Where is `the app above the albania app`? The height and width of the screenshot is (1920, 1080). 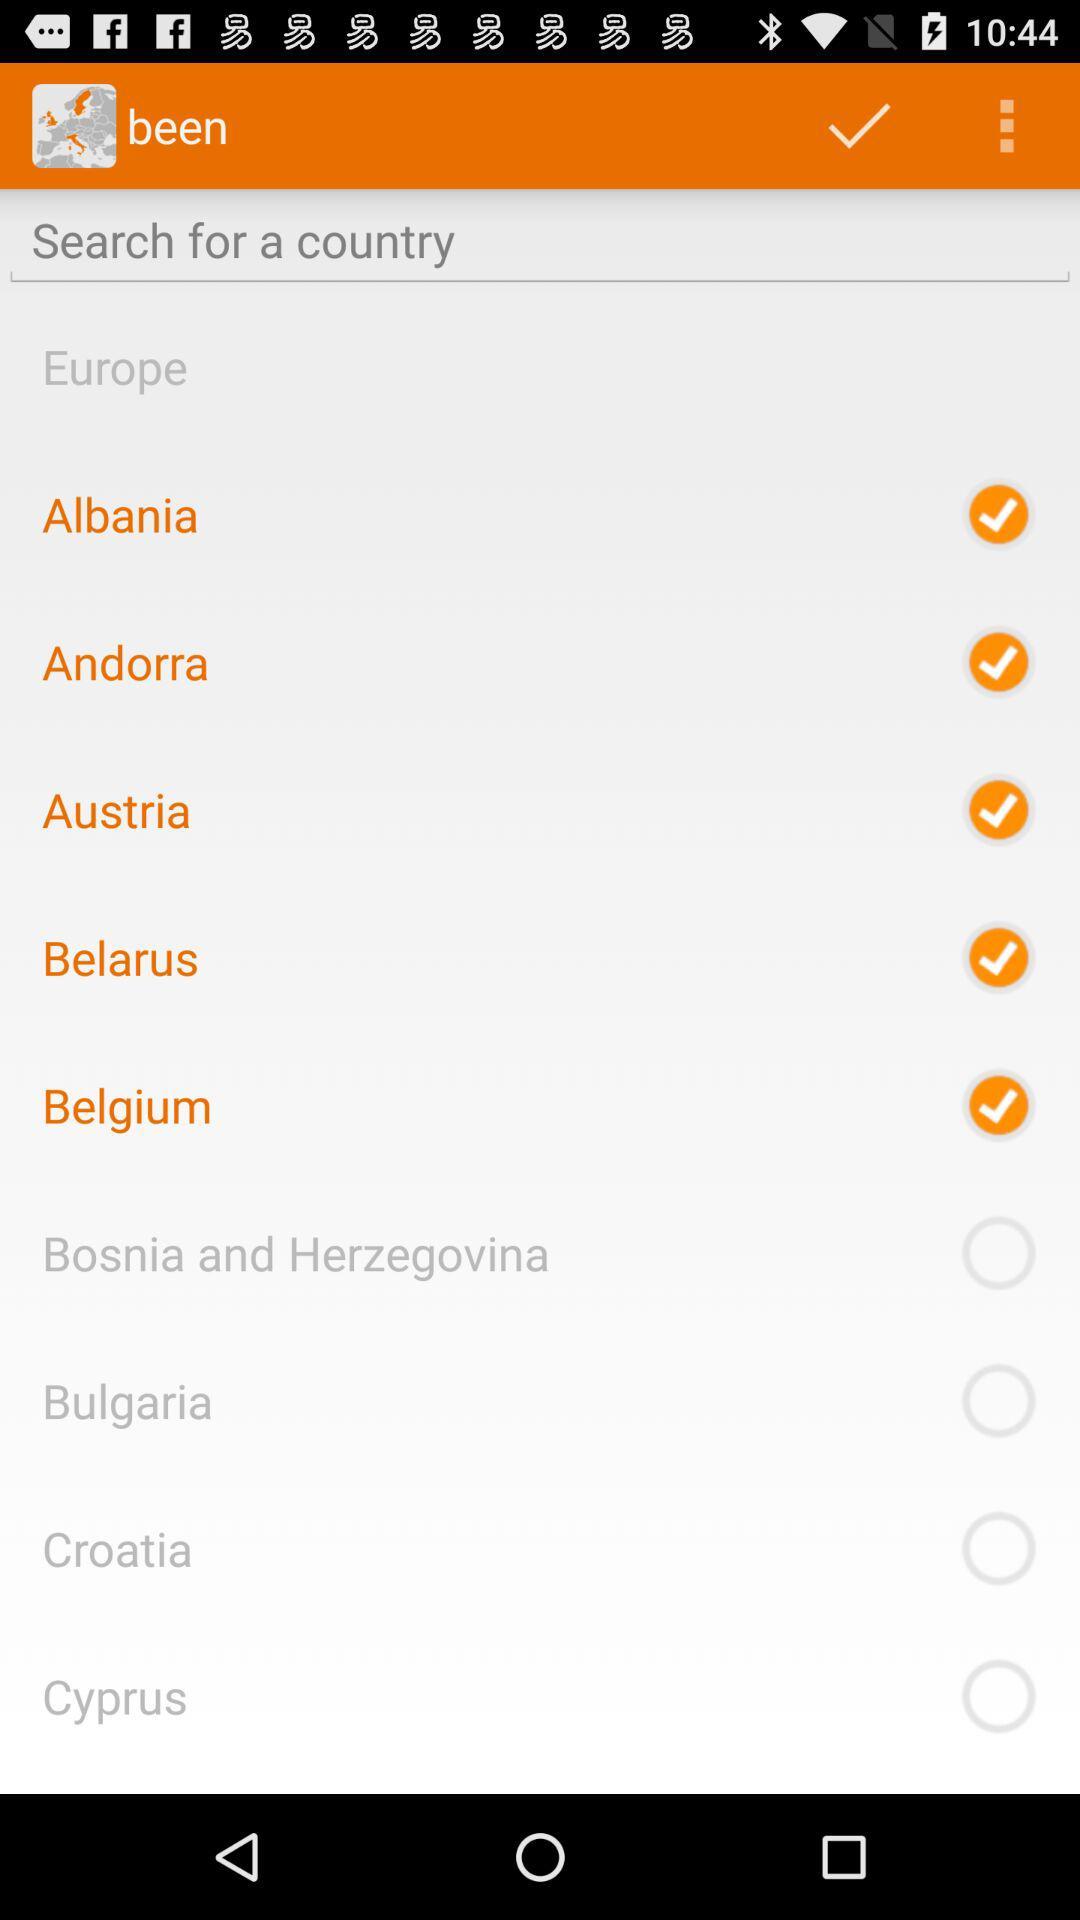
the app above the albania app is located at coordinates (114, 366).